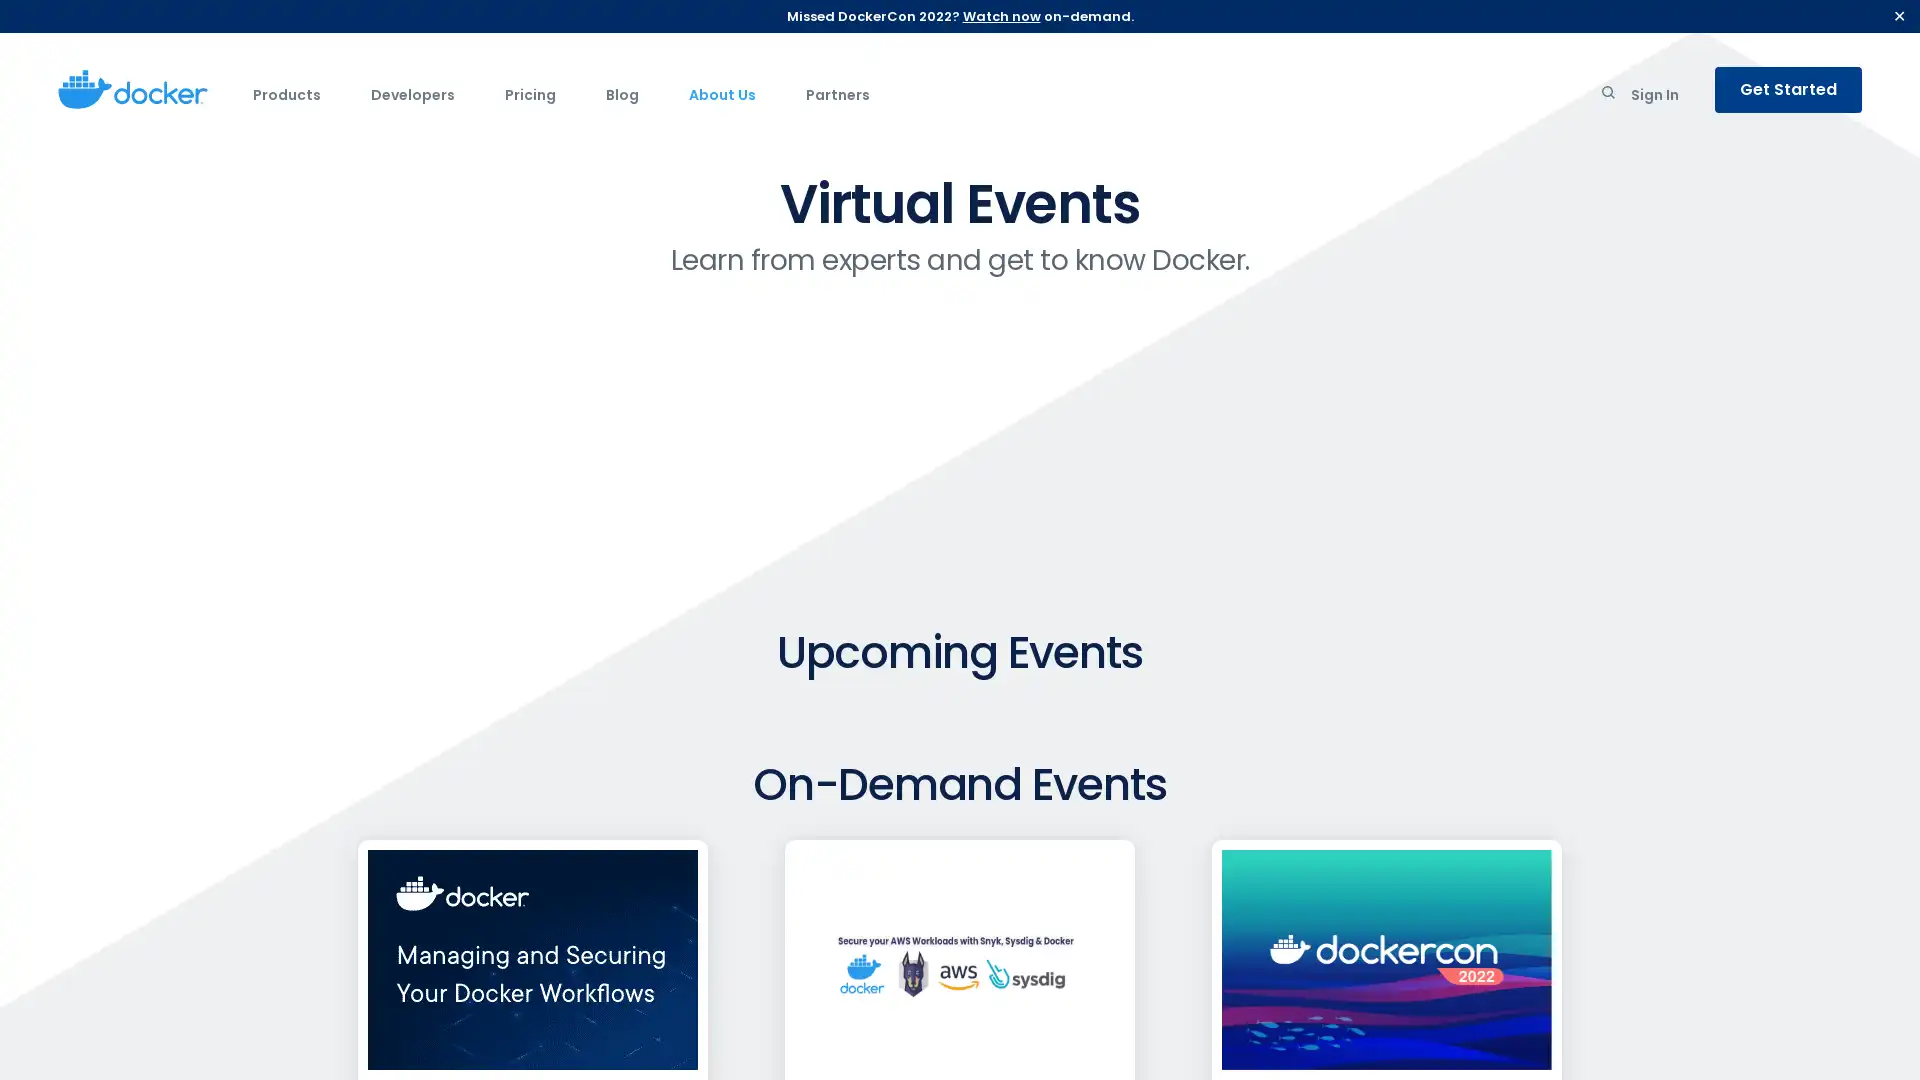  What do you see at coordinates (1608, 96) in the screenshot?
I see `Search` at bounding box center [1608, 96].